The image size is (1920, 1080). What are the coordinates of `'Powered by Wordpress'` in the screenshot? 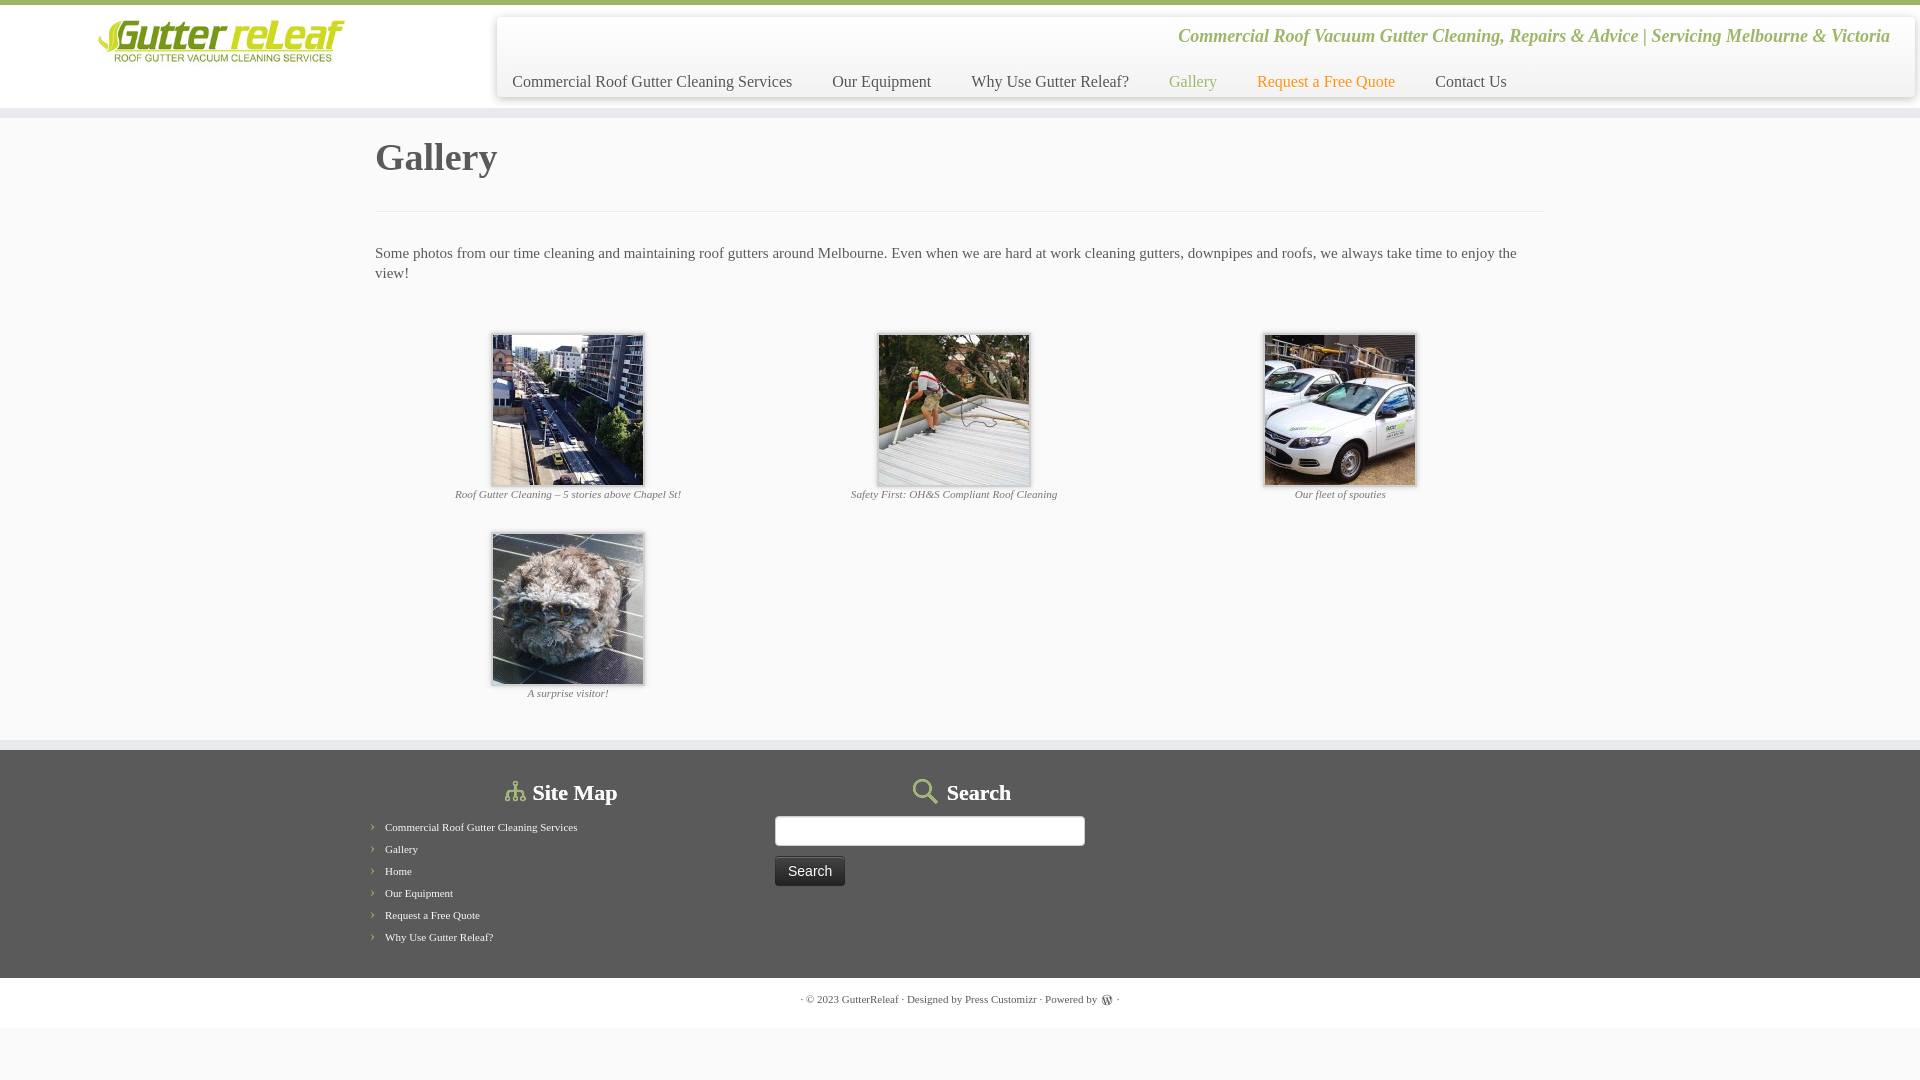 It's located at (1106, 999).